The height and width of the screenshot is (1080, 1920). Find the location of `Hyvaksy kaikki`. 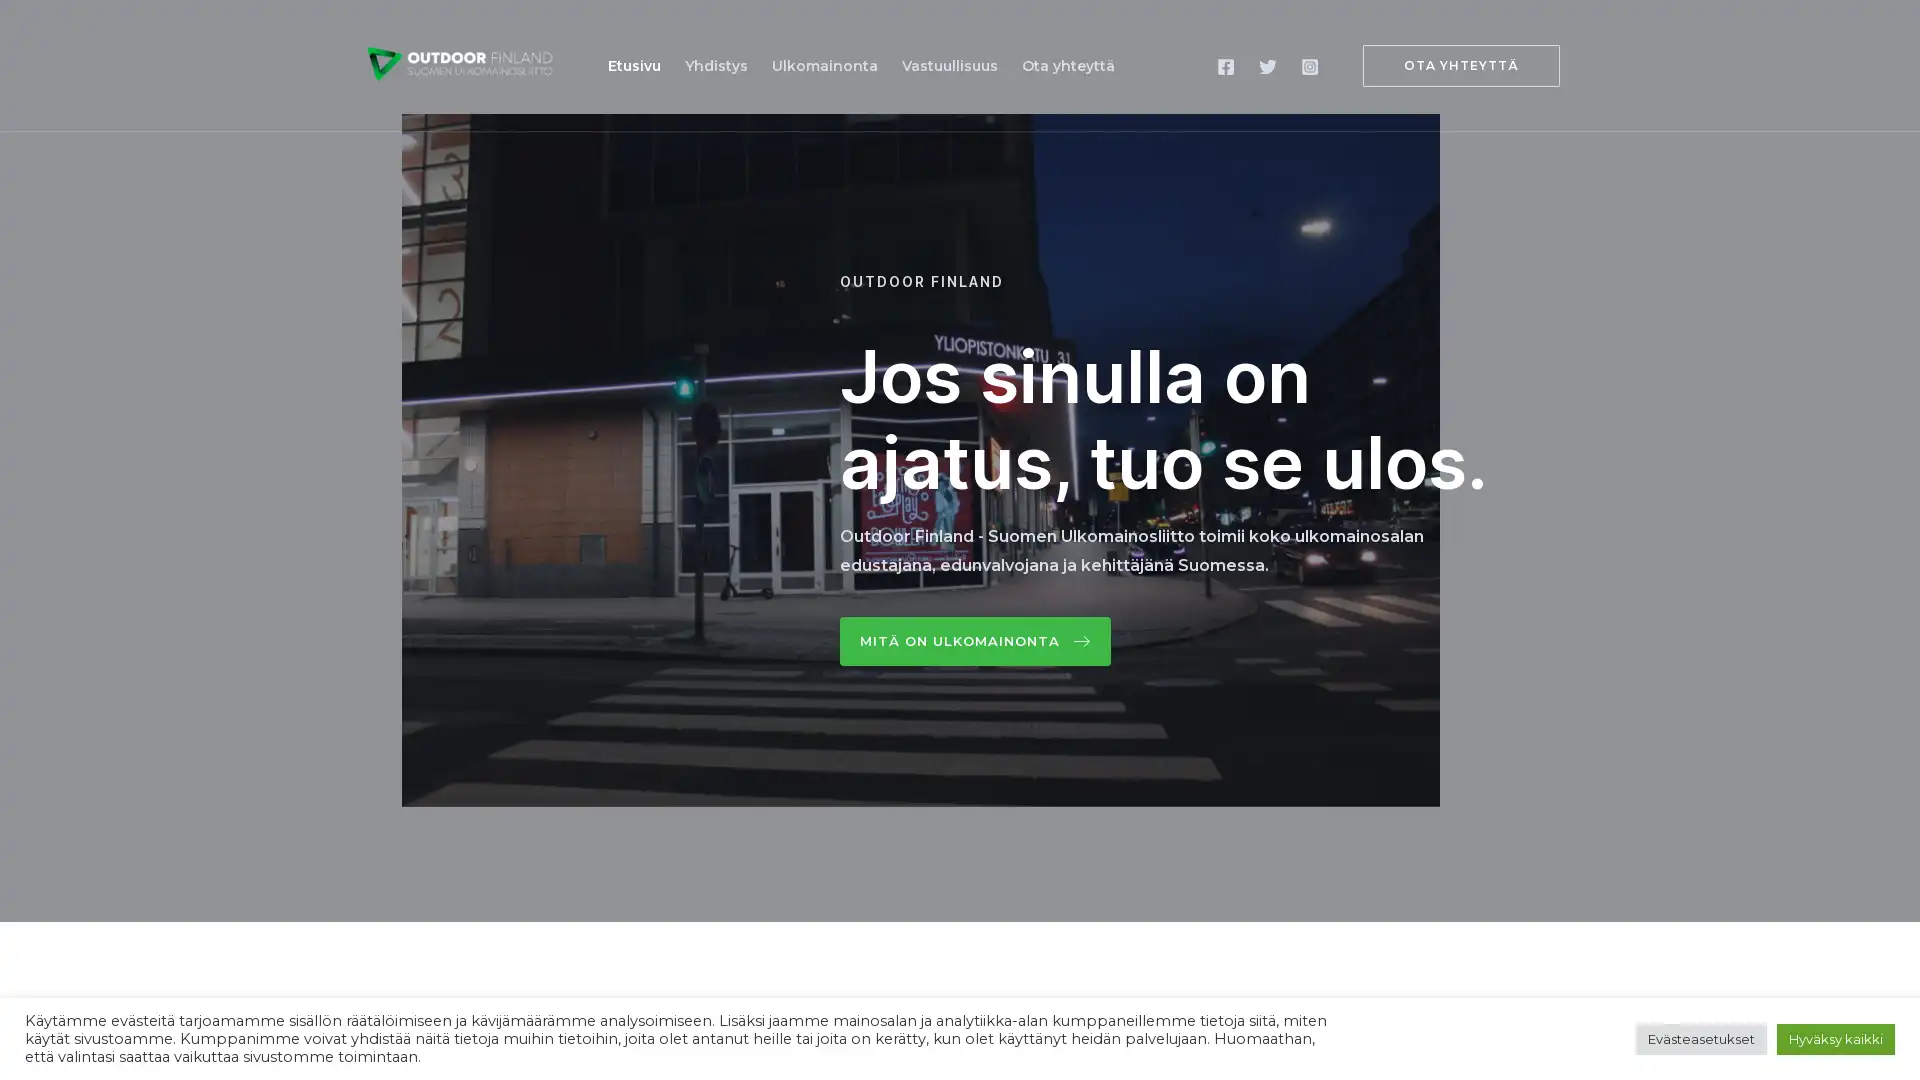

Hyvaksy kaikki is located at coordinates (1836, 1037).